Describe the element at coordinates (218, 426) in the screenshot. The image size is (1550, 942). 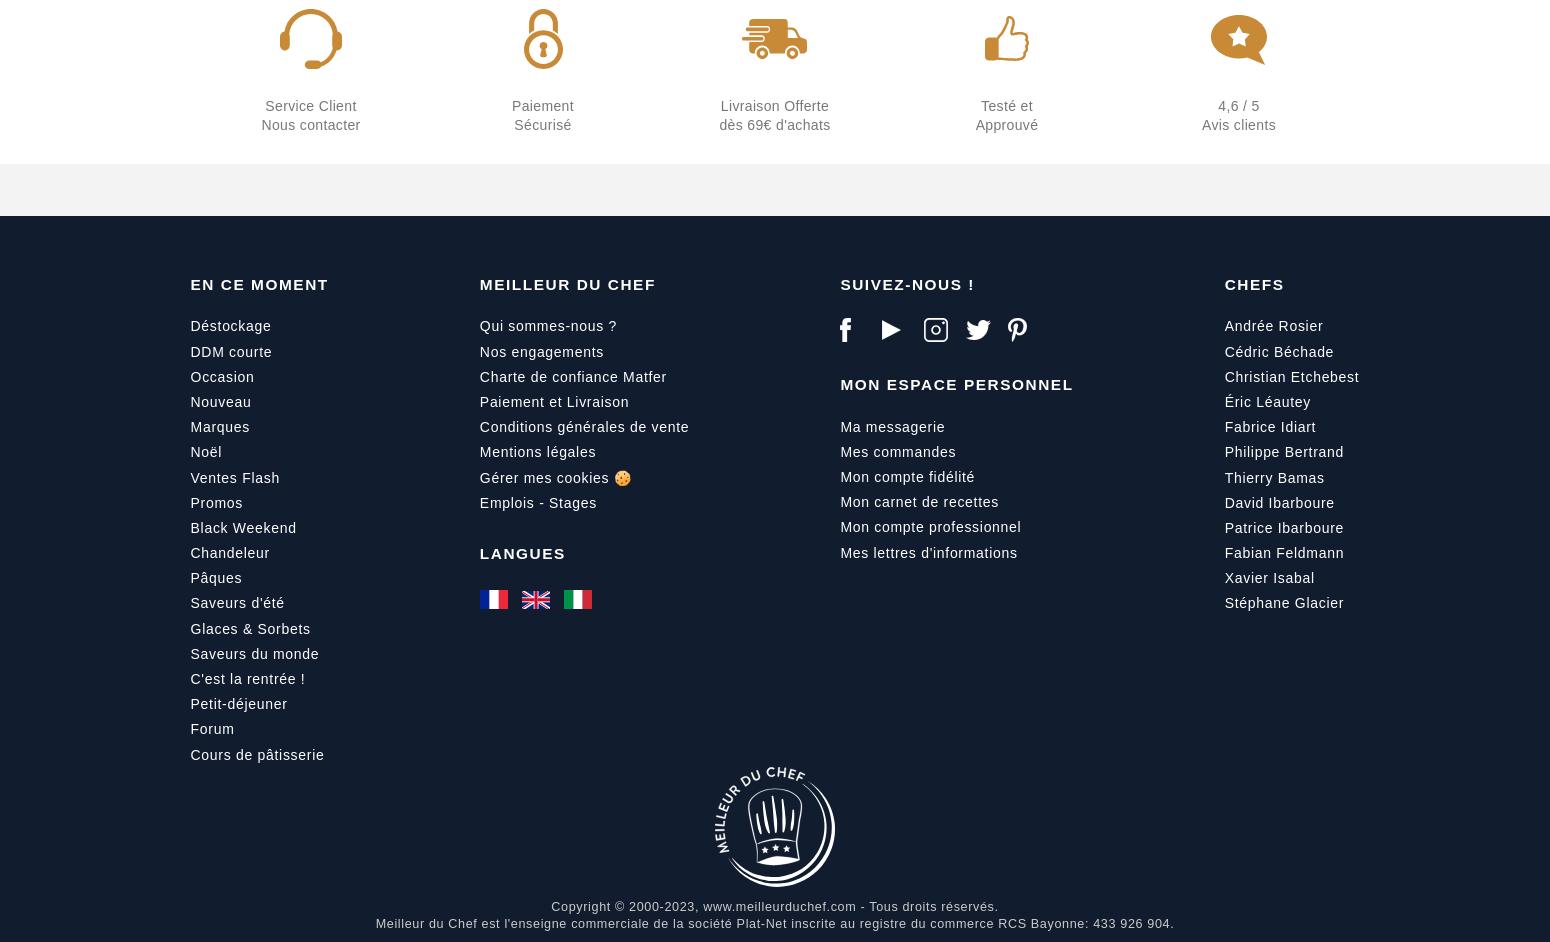
I see `'Marques'` at that location.